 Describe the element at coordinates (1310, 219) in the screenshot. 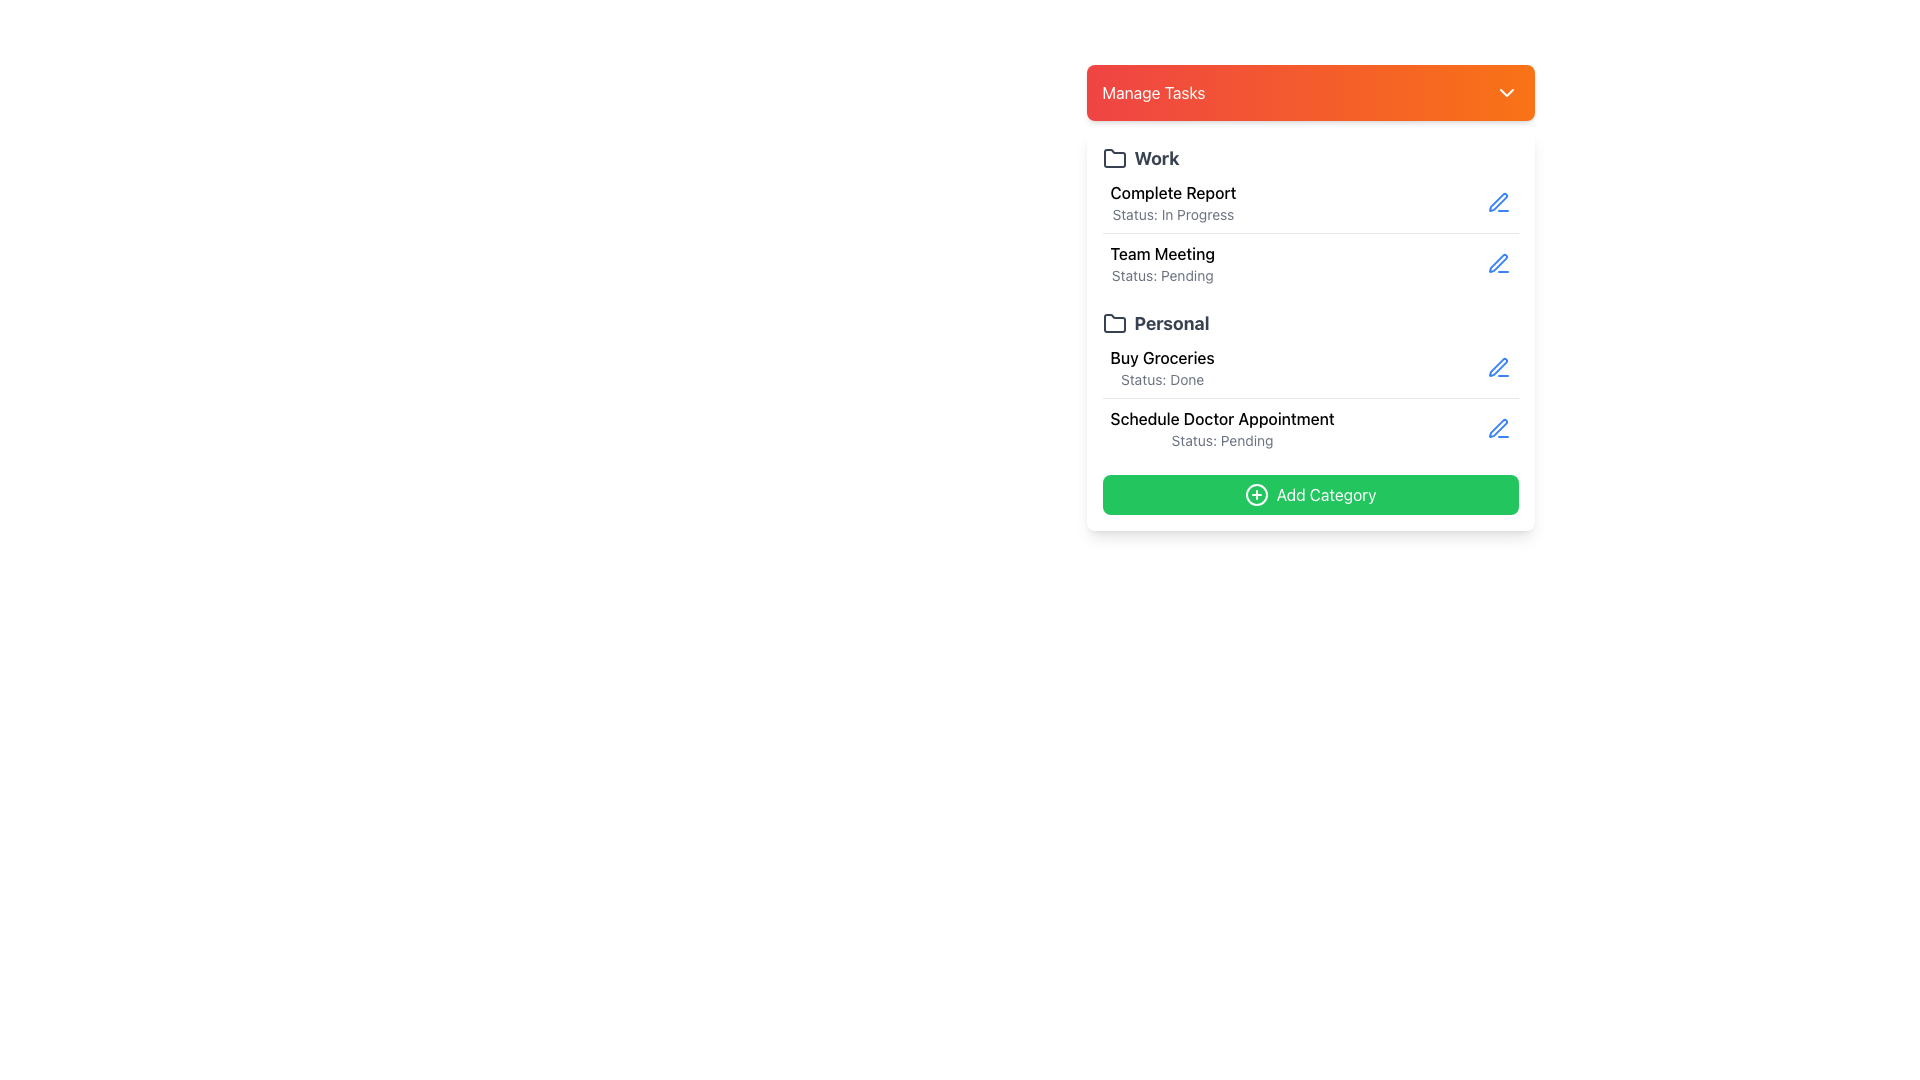

I see `the list of categorized tasks under the 'Work' section in the 'Manage Tasks' panel` at that location.